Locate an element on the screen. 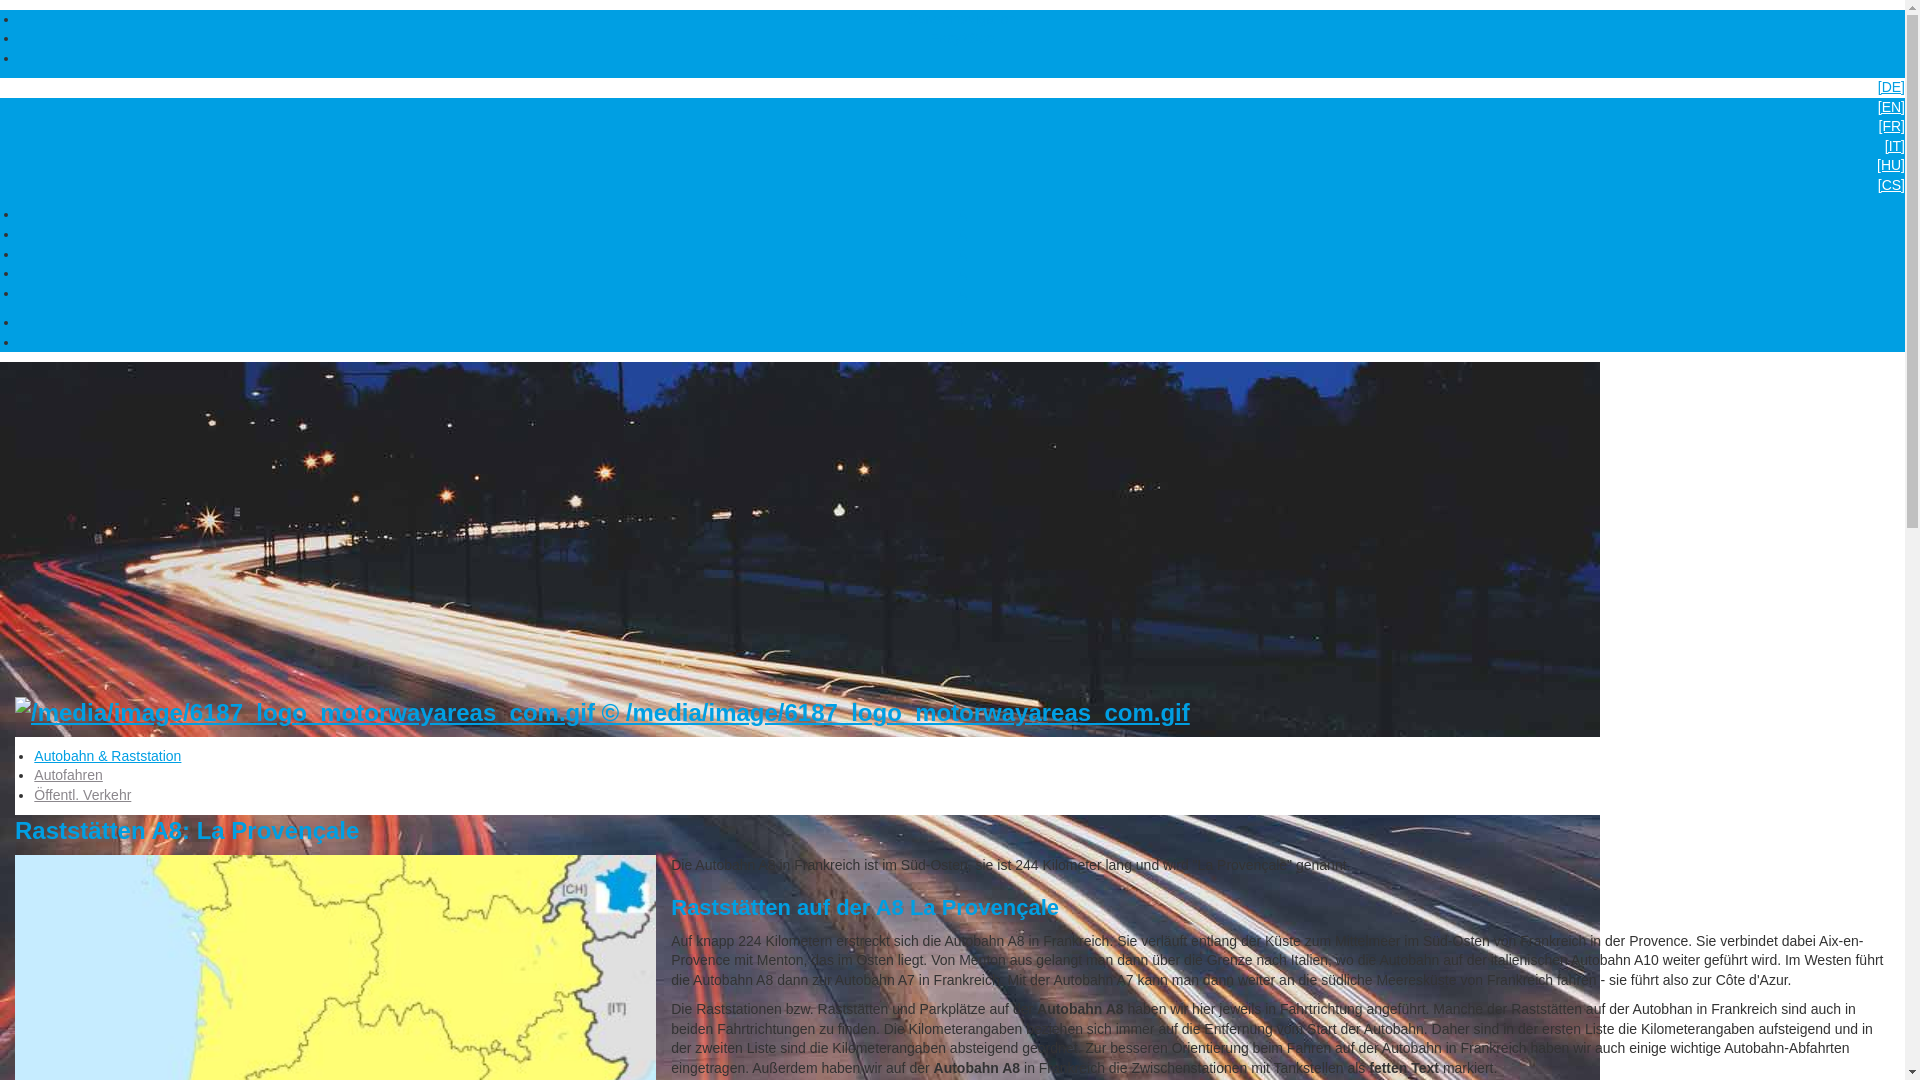 This screenshot has width=1920, height=1080. 'Autobahn & Raststation' is located at coordinates (106, 756).